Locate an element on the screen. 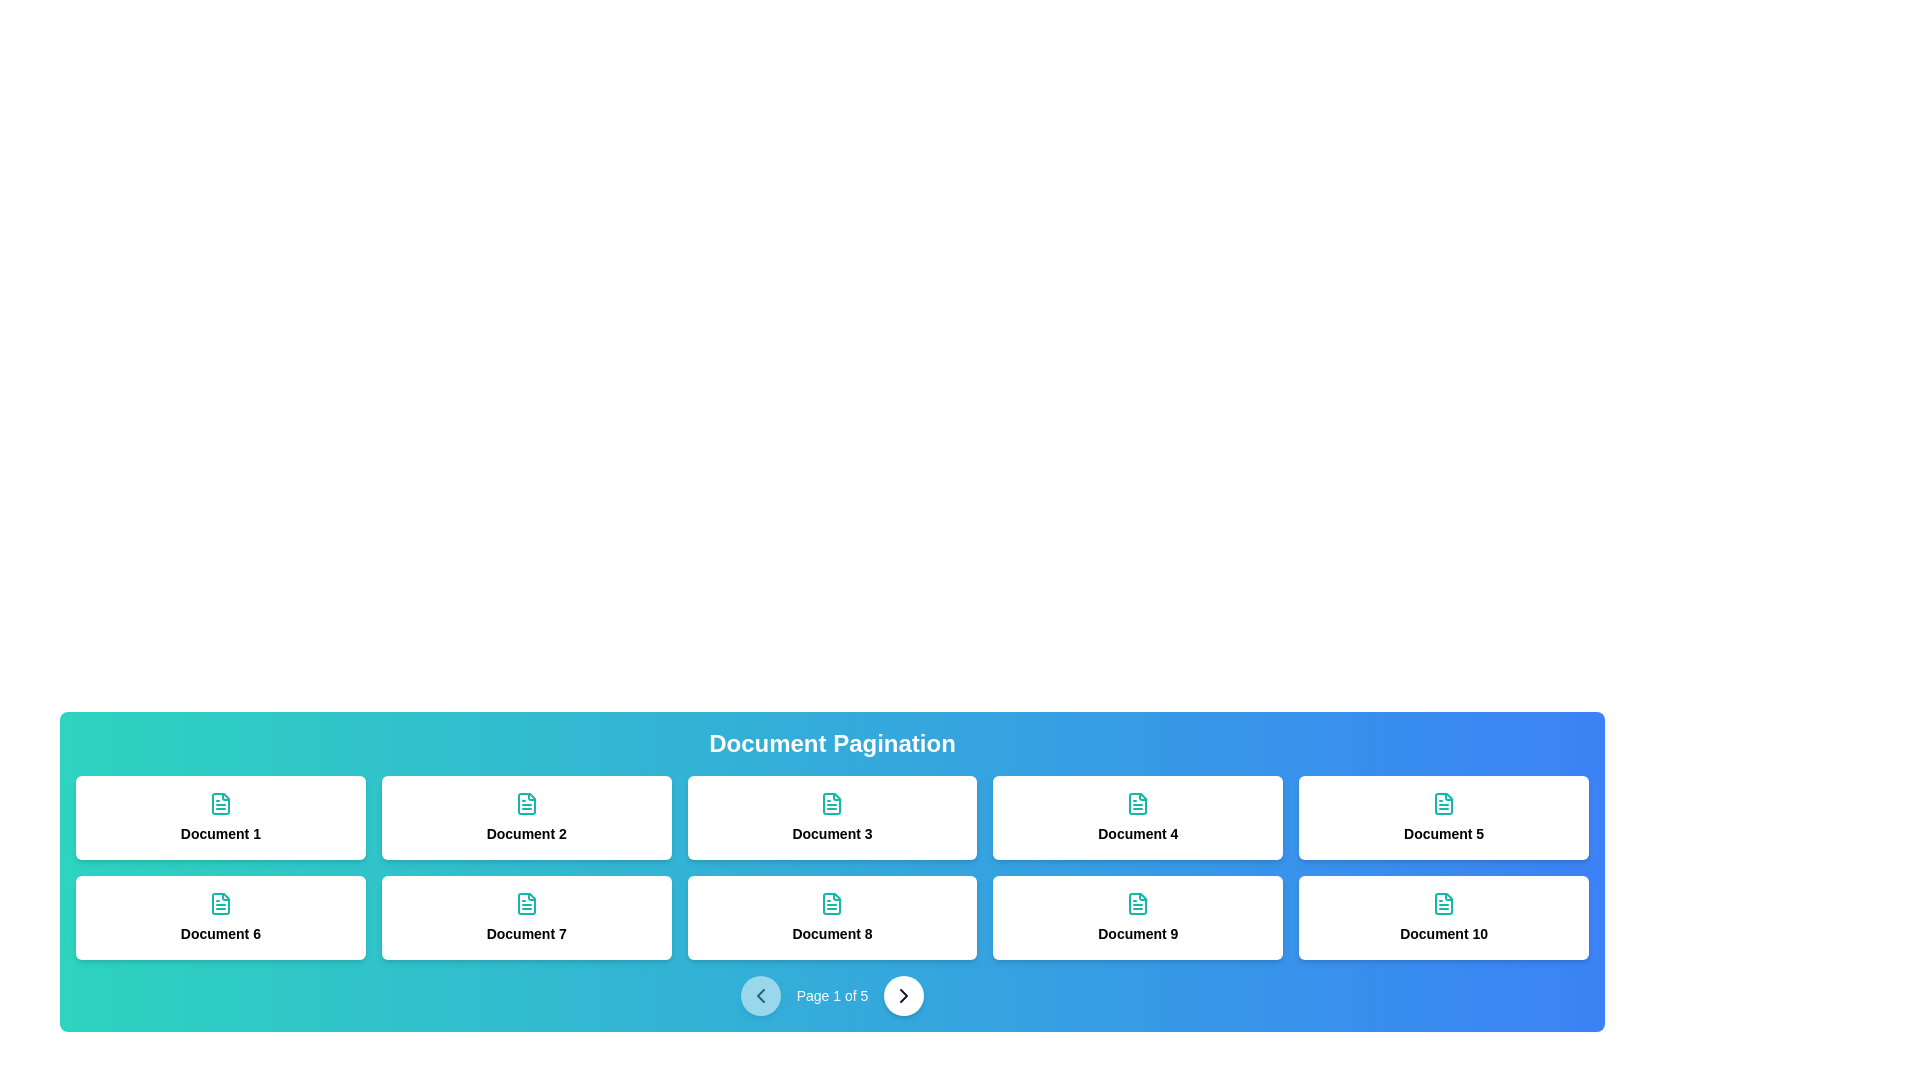 This screenshot has width=1920, height=1080. the text label displaying the current page number and total number of pages, which is styled with a small white font and located centrally between the 'previous' and 'next' navigation buttons in the pagination section at the bottom of the layout is located at coordinates (832, 995).